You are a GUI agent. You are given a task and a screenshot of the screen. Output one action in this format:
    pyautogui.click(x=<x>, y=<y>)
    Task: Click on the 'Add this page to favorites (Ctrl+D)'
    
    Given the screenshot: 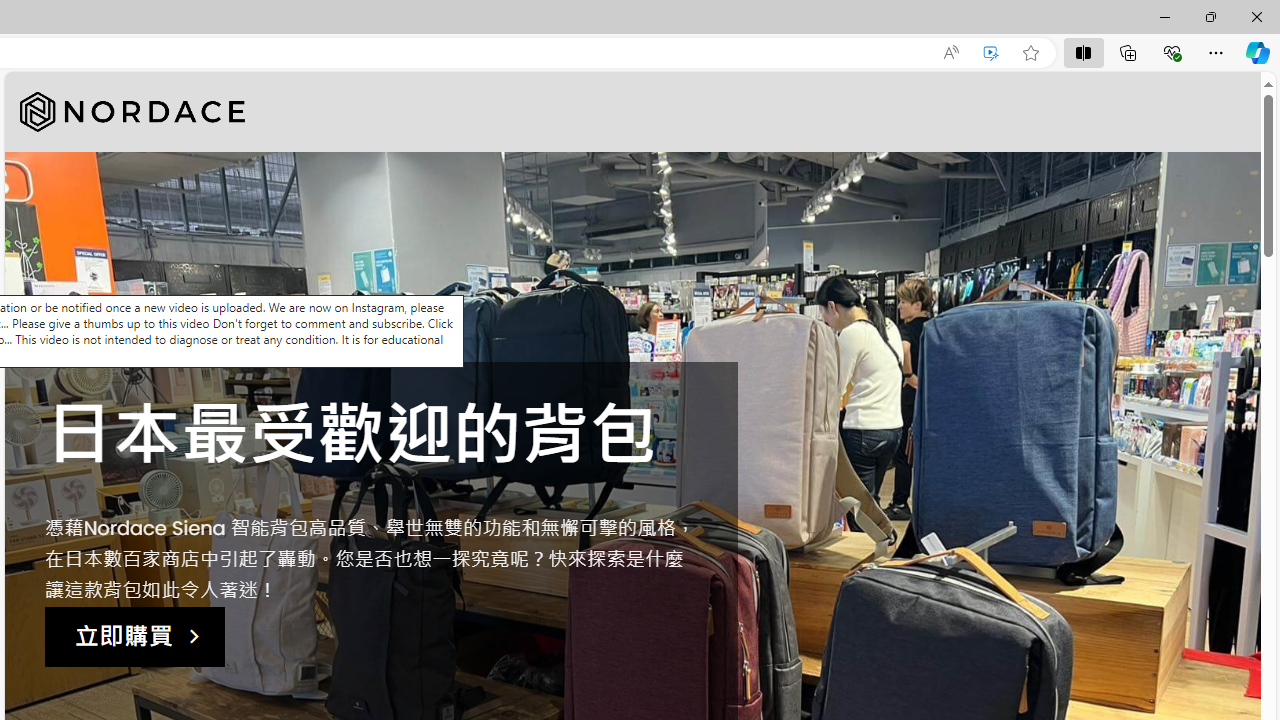 What is the action you would take?
    pyautogui.click(x=1031, y=52)
    